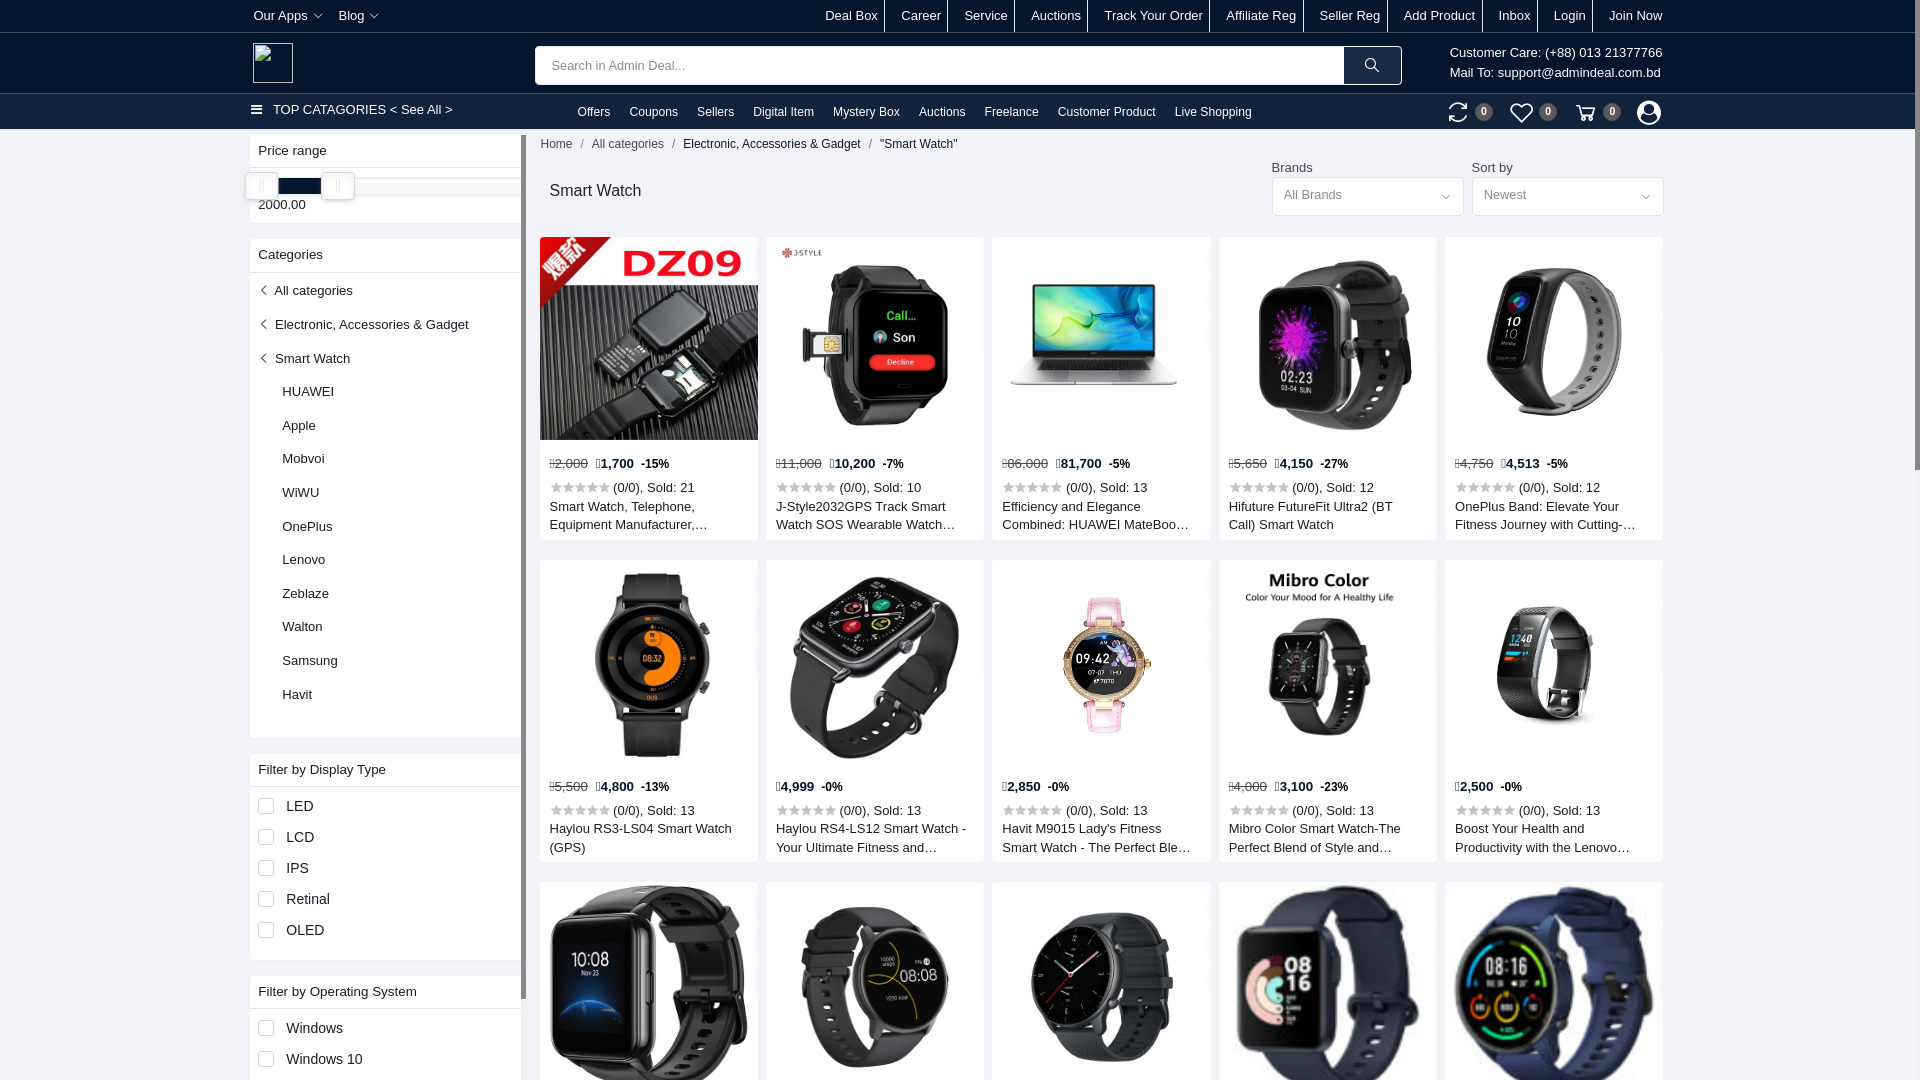  What do you see at coordinates (302, 1029) in the screenshot?
I see `'RAZER'` at bounding box center [302, 1029].